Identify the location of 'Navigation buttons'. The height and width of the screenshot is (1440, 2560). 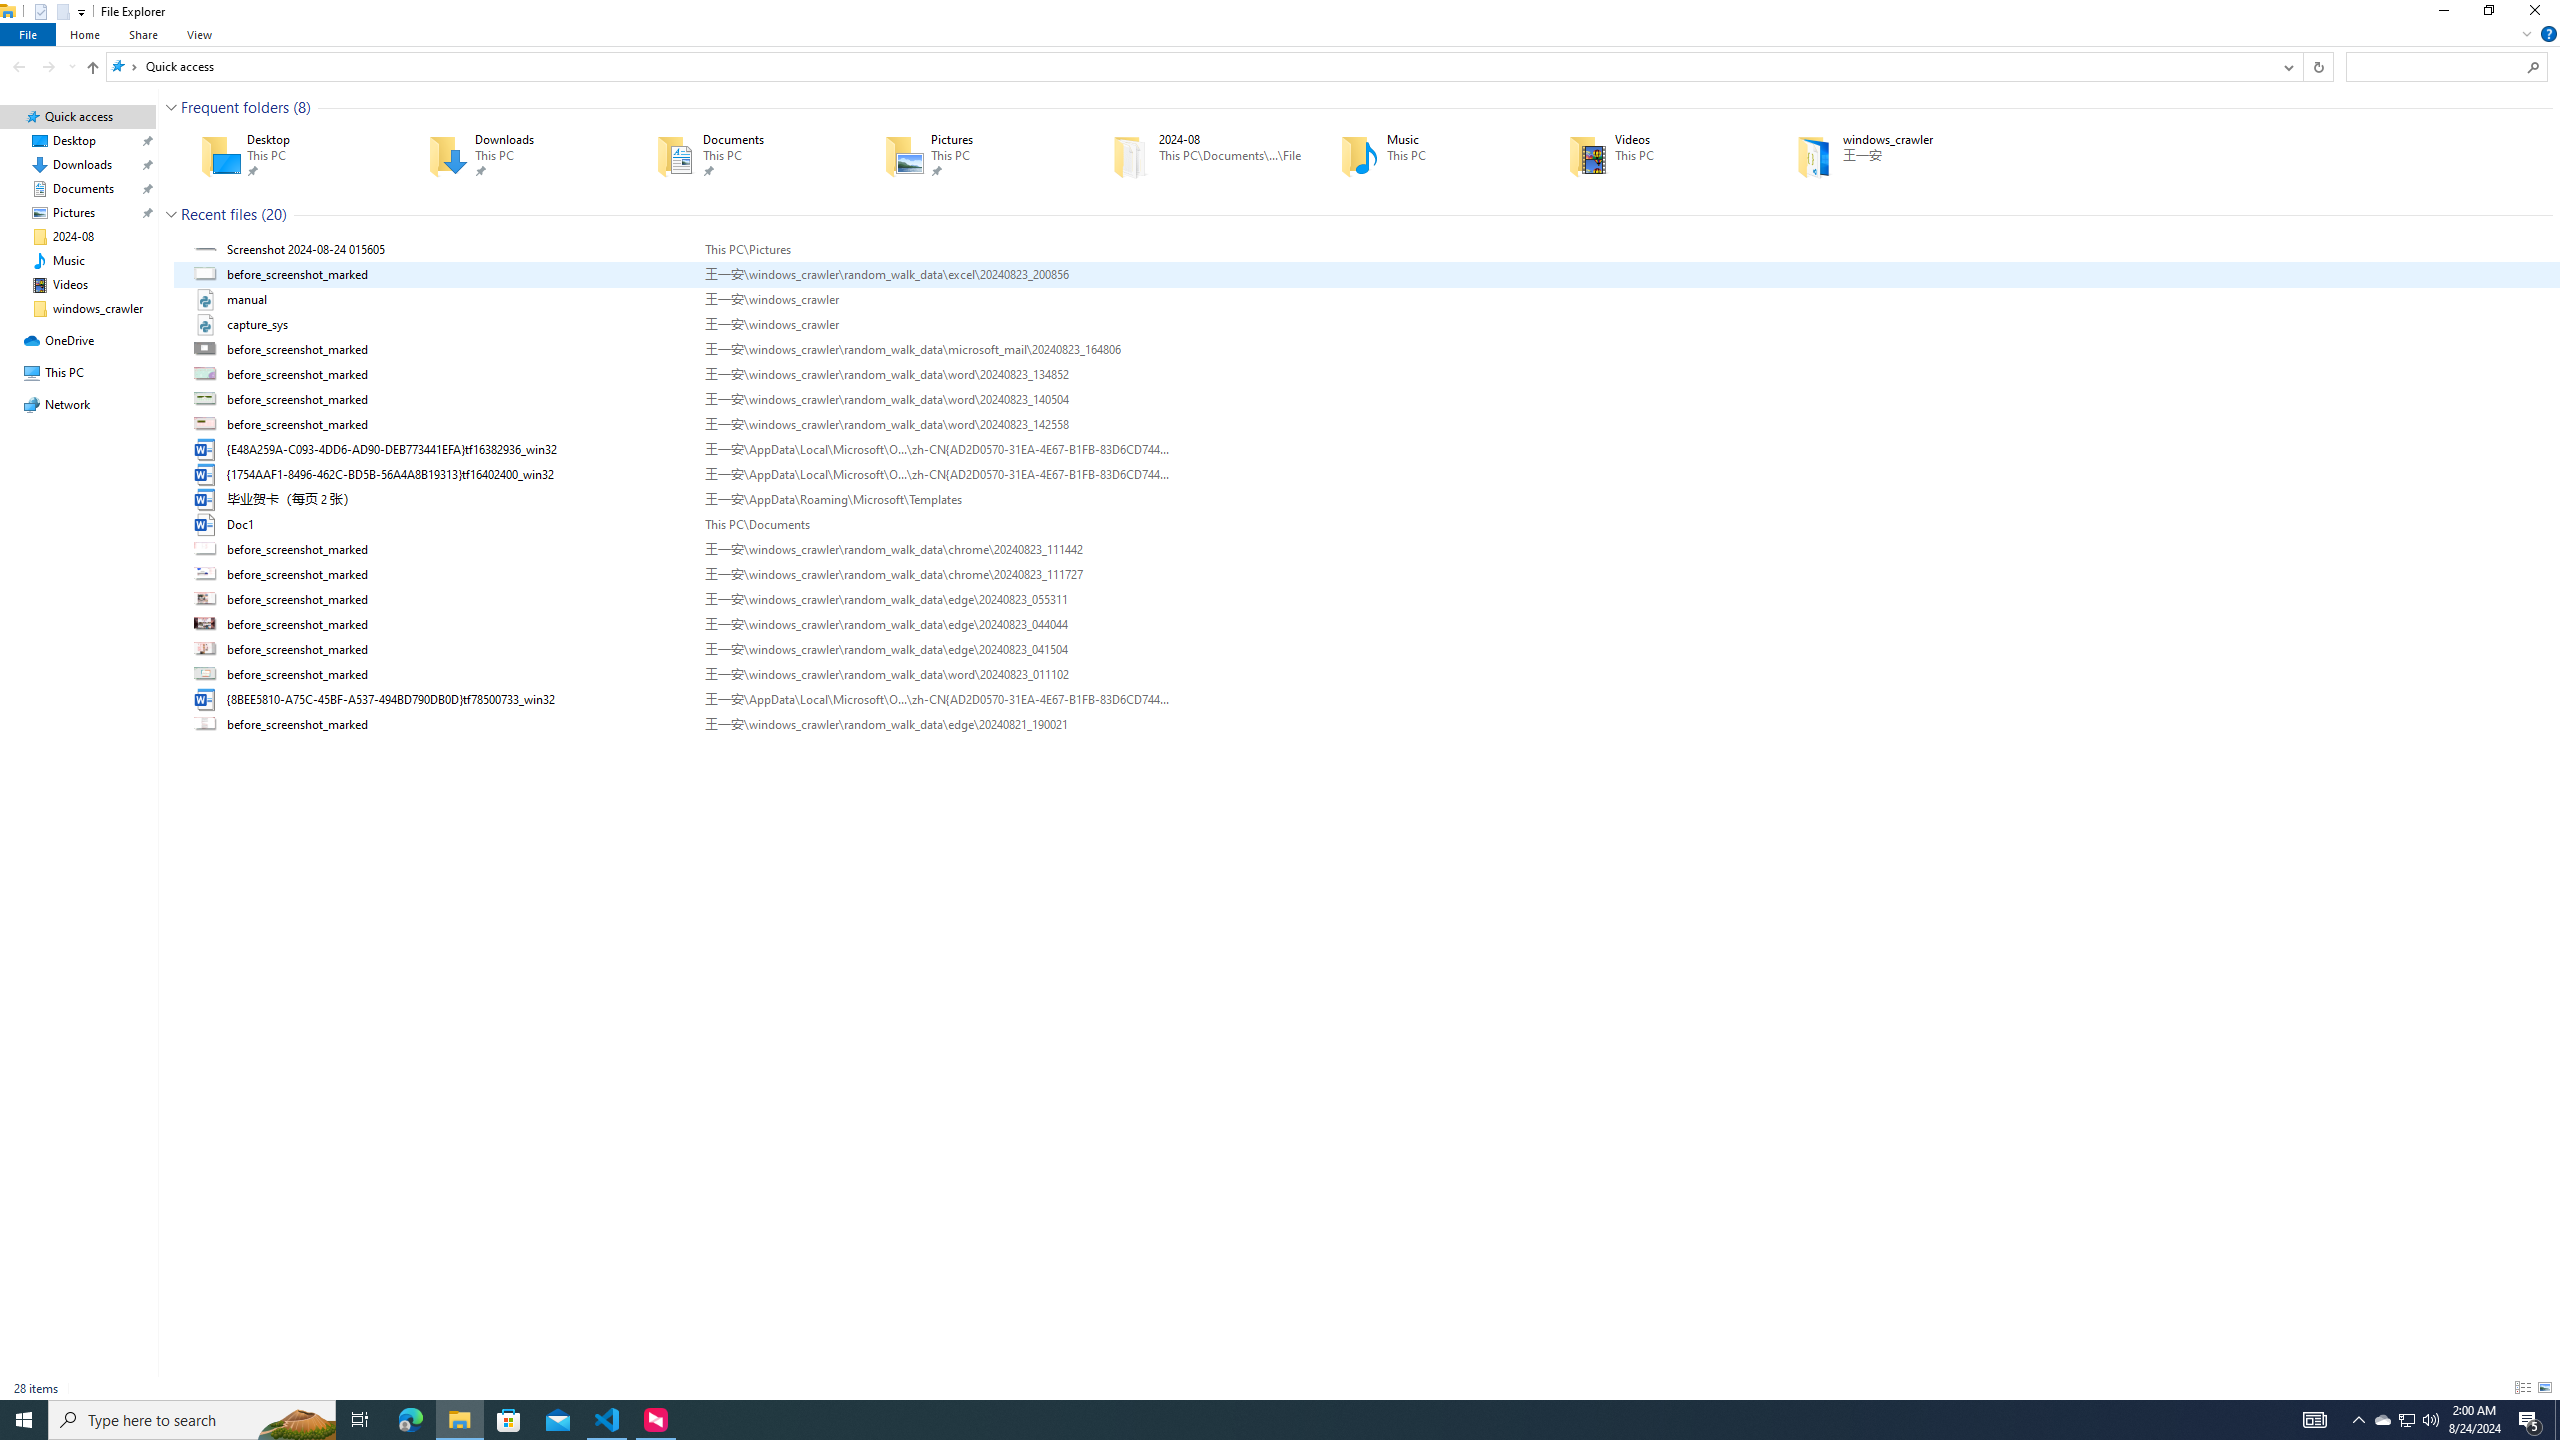
(42, 65).